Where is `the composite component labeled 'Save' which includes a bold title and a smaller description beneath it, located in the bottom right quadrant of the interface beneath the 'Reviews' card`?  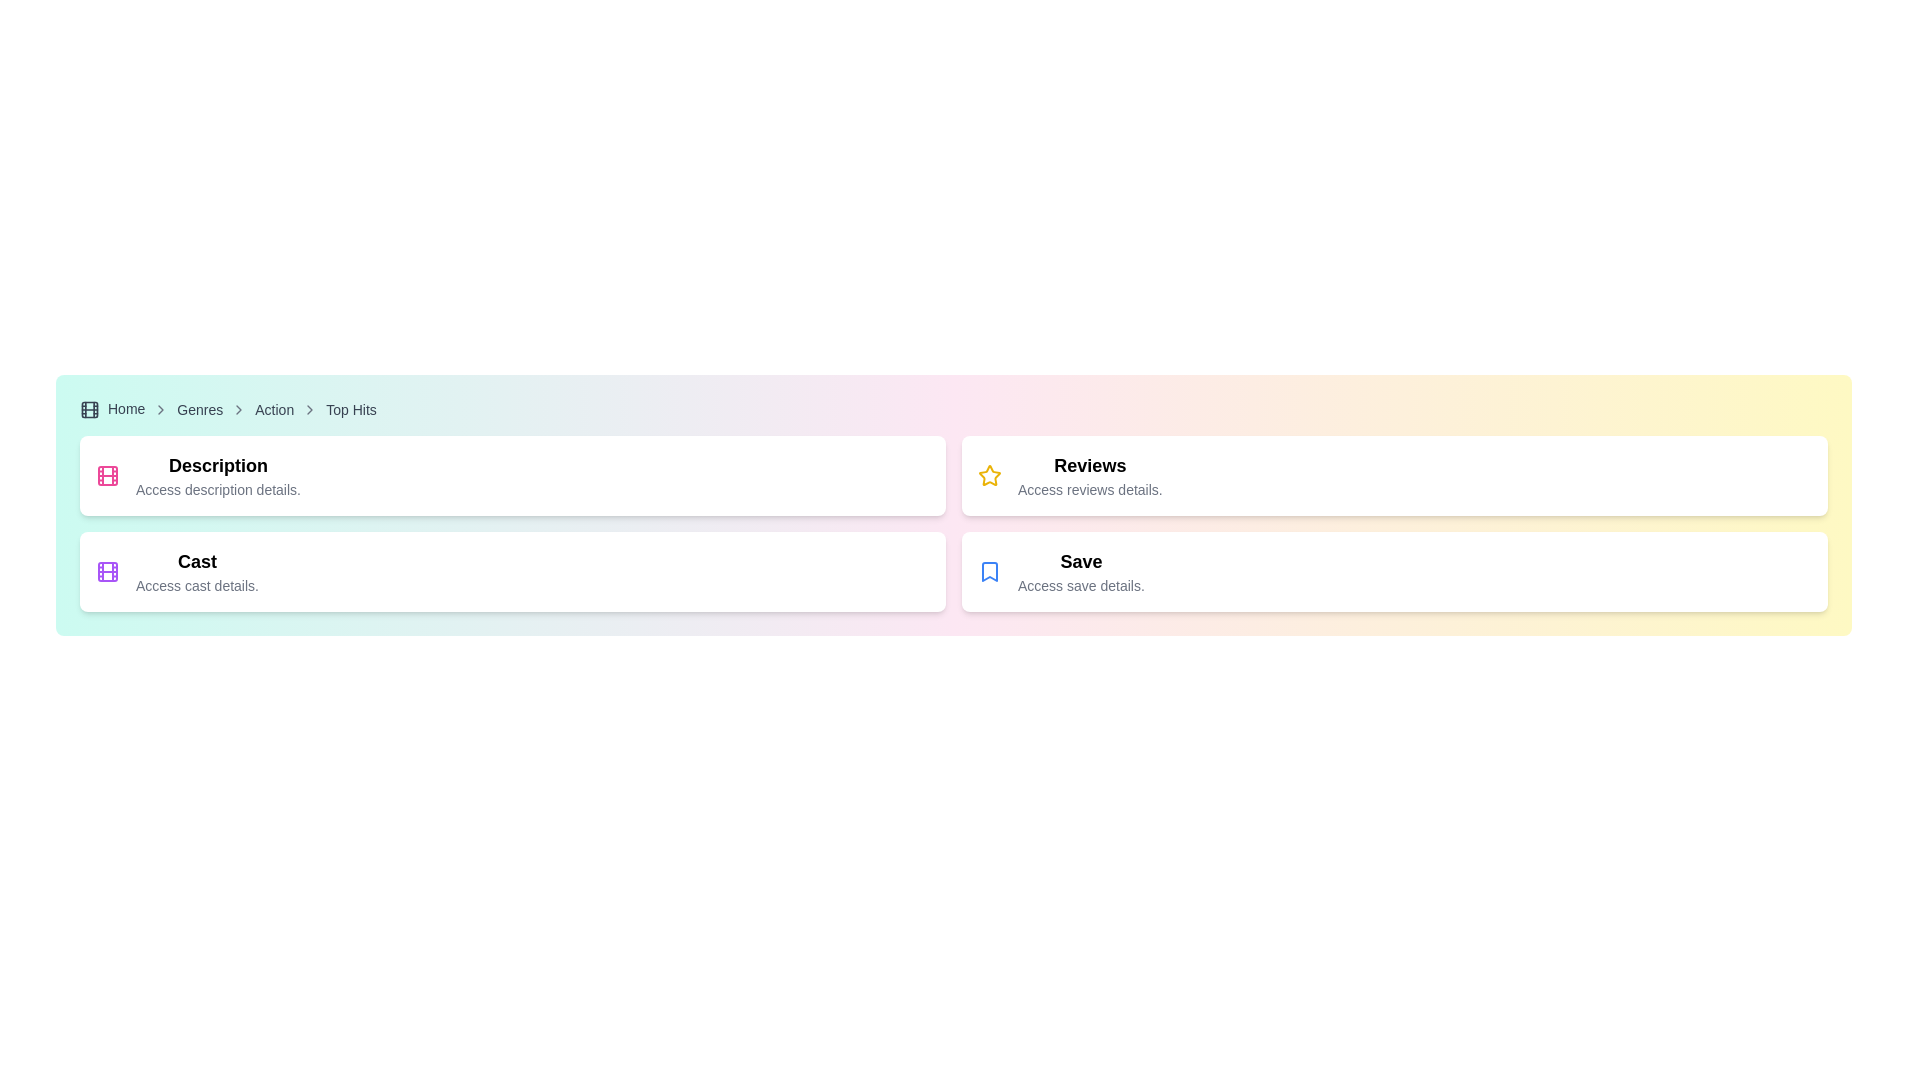 the composite component labeled 'Save' which includes a bold title and a smaller description beneath it, located in the bottom right quadrant of the interface beneath the 'Reviews' card is located at coordinates (1080, 572).